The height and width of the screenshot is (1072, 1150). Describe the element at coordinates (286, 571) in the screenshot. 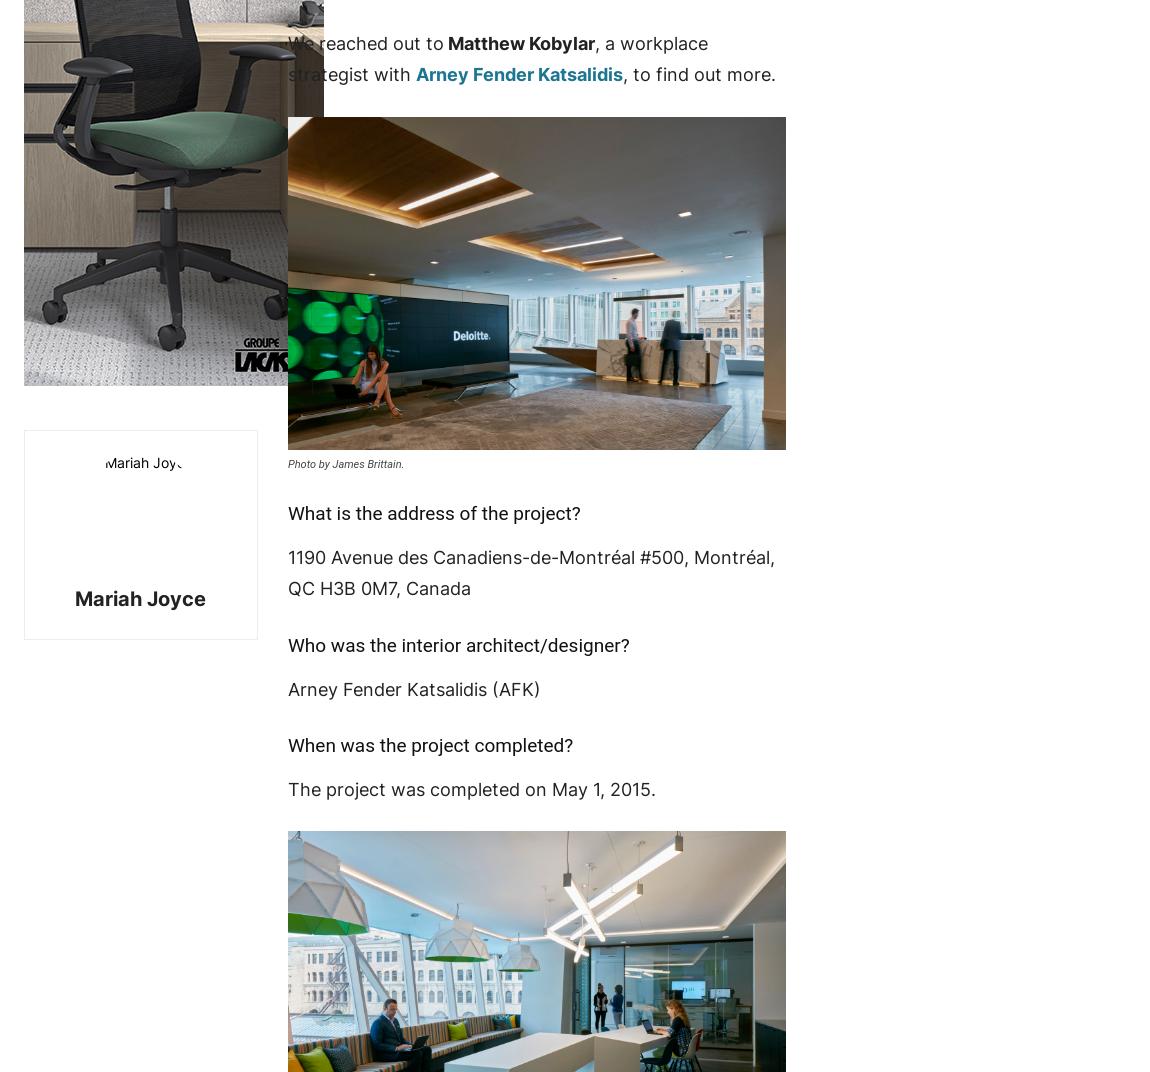

I see `'1190 Avenue des Canadiens-de-Montréal #500, Montréal, QC H3B 0M7, Canada'` at that location.